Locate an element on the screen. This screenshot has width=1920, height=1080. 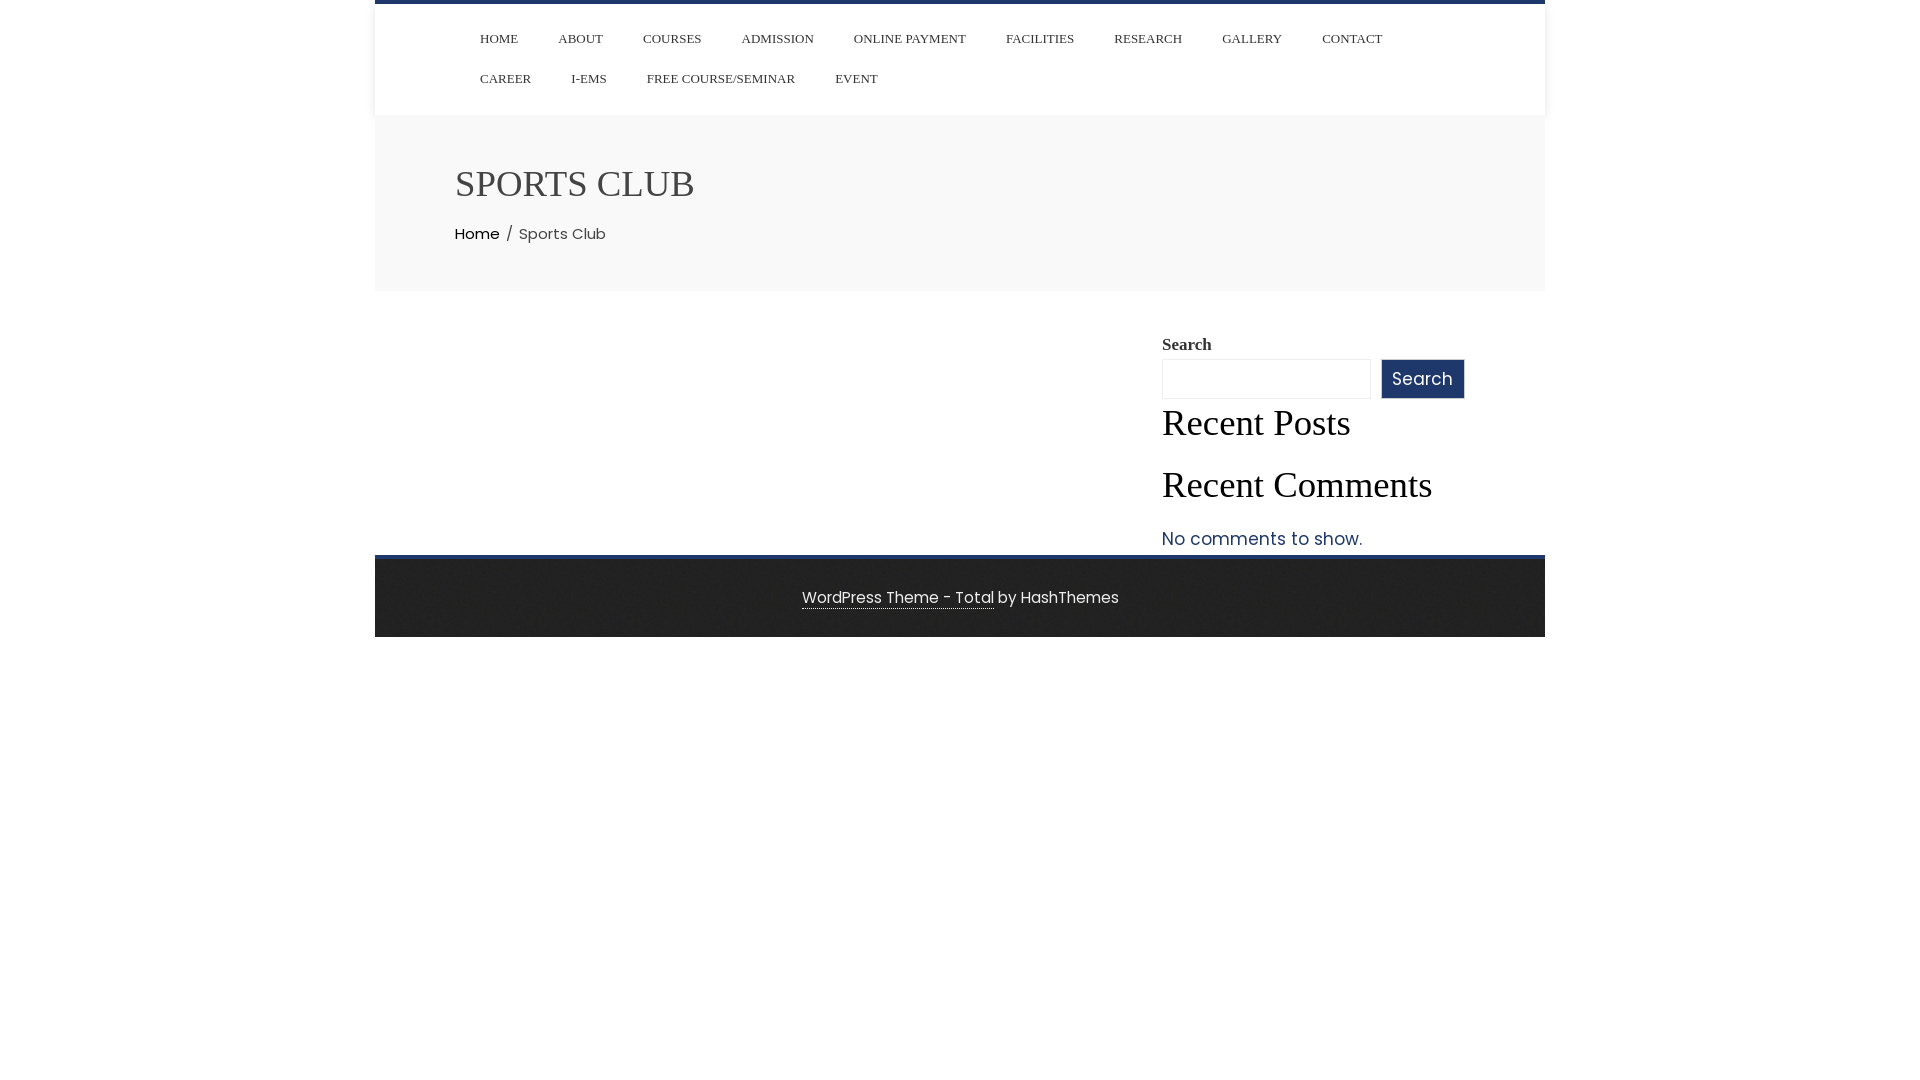
'RESEARCH' is located at coordinates (1147, 38).